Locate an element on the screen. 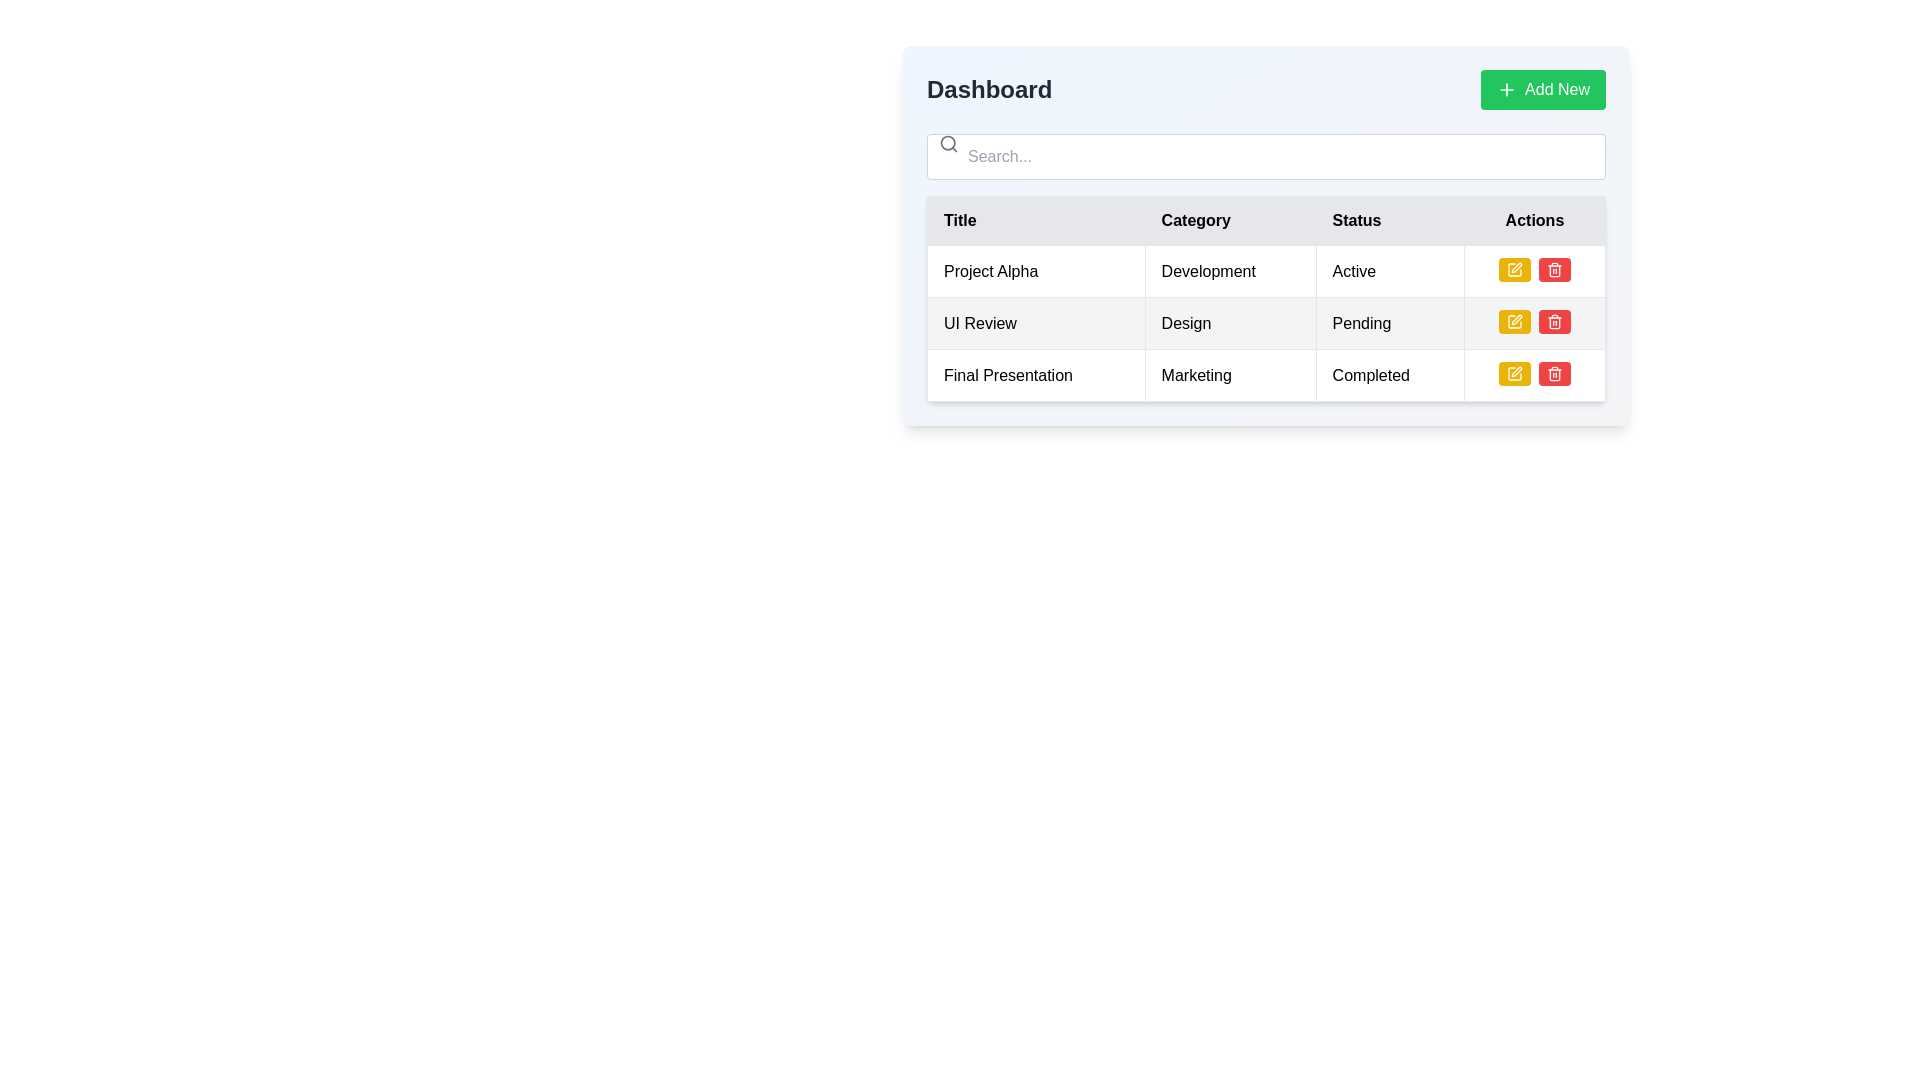 The image size is (1920, 1080). the yellow pen icon located in the 'Actions' column of the 'UI Review' row is located at coordinates (1514, 320).